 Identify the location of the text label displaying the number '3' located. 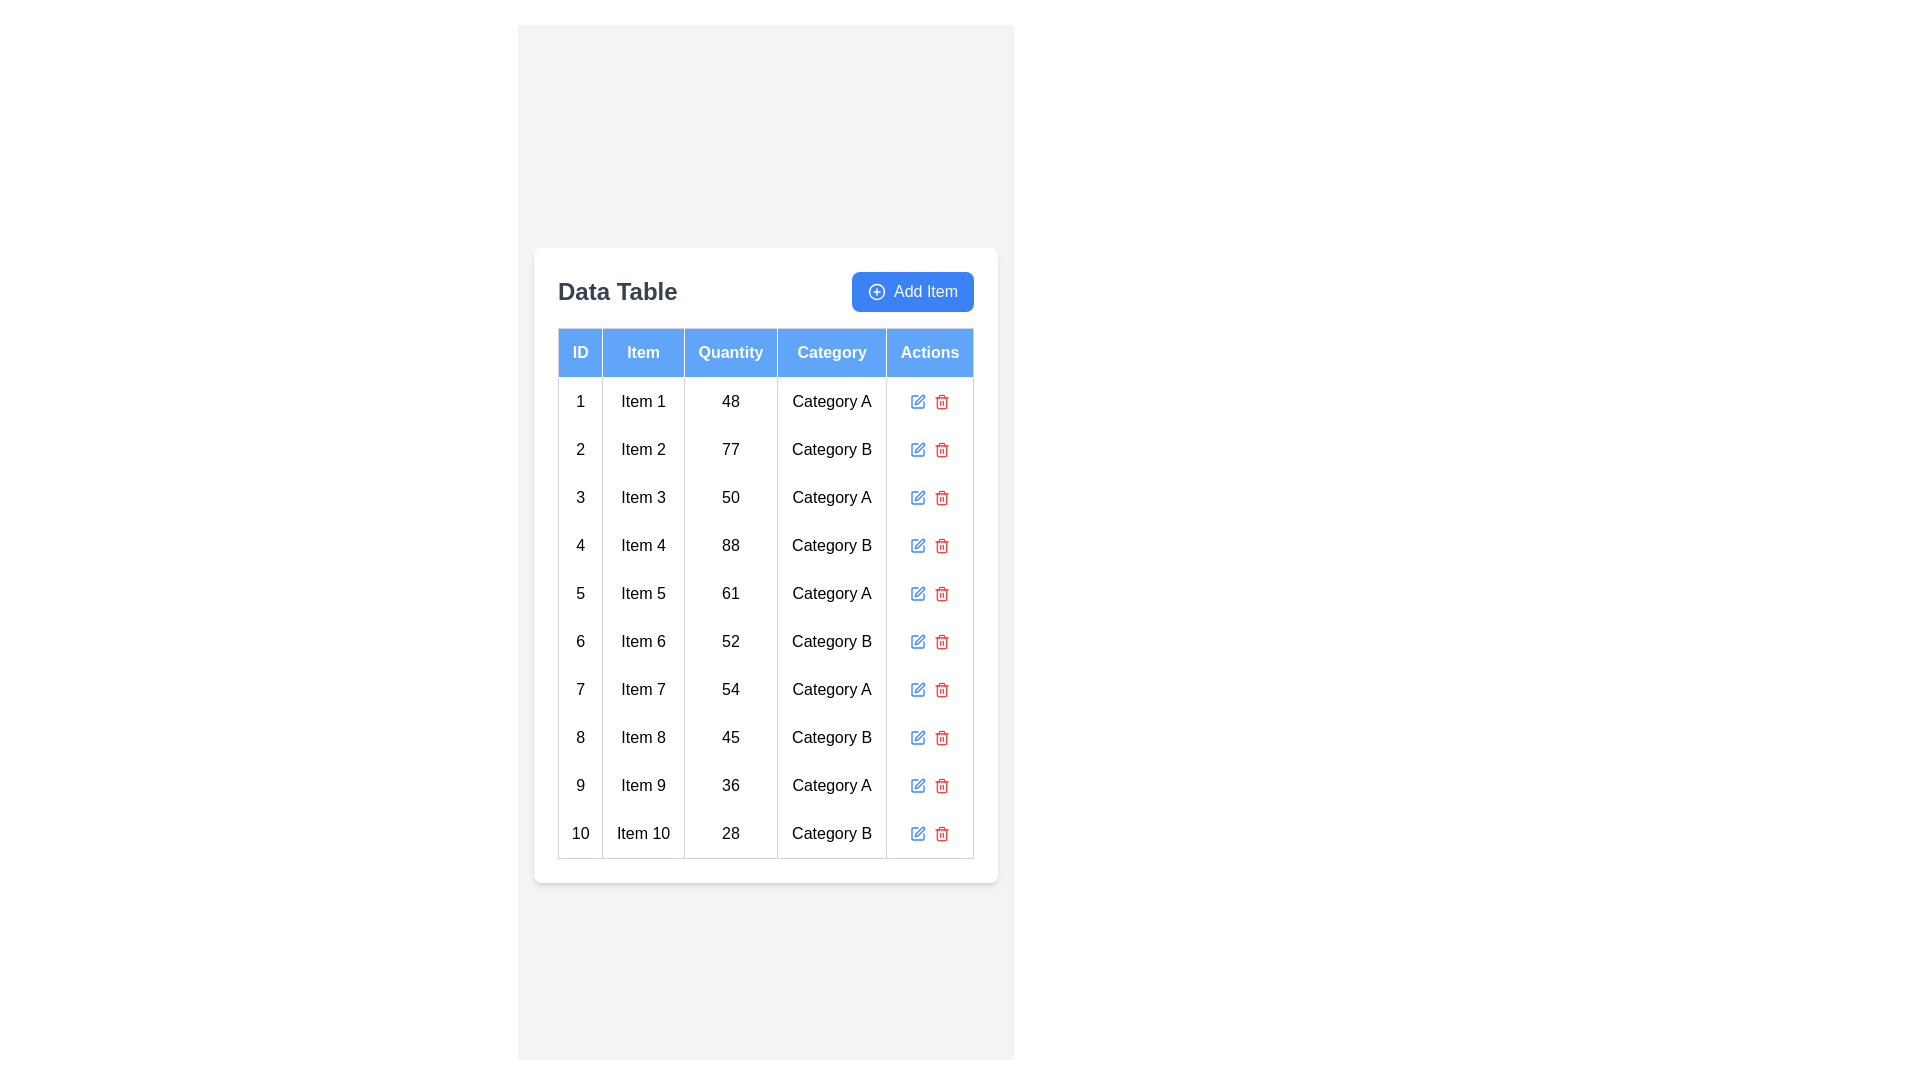
(579, 496).